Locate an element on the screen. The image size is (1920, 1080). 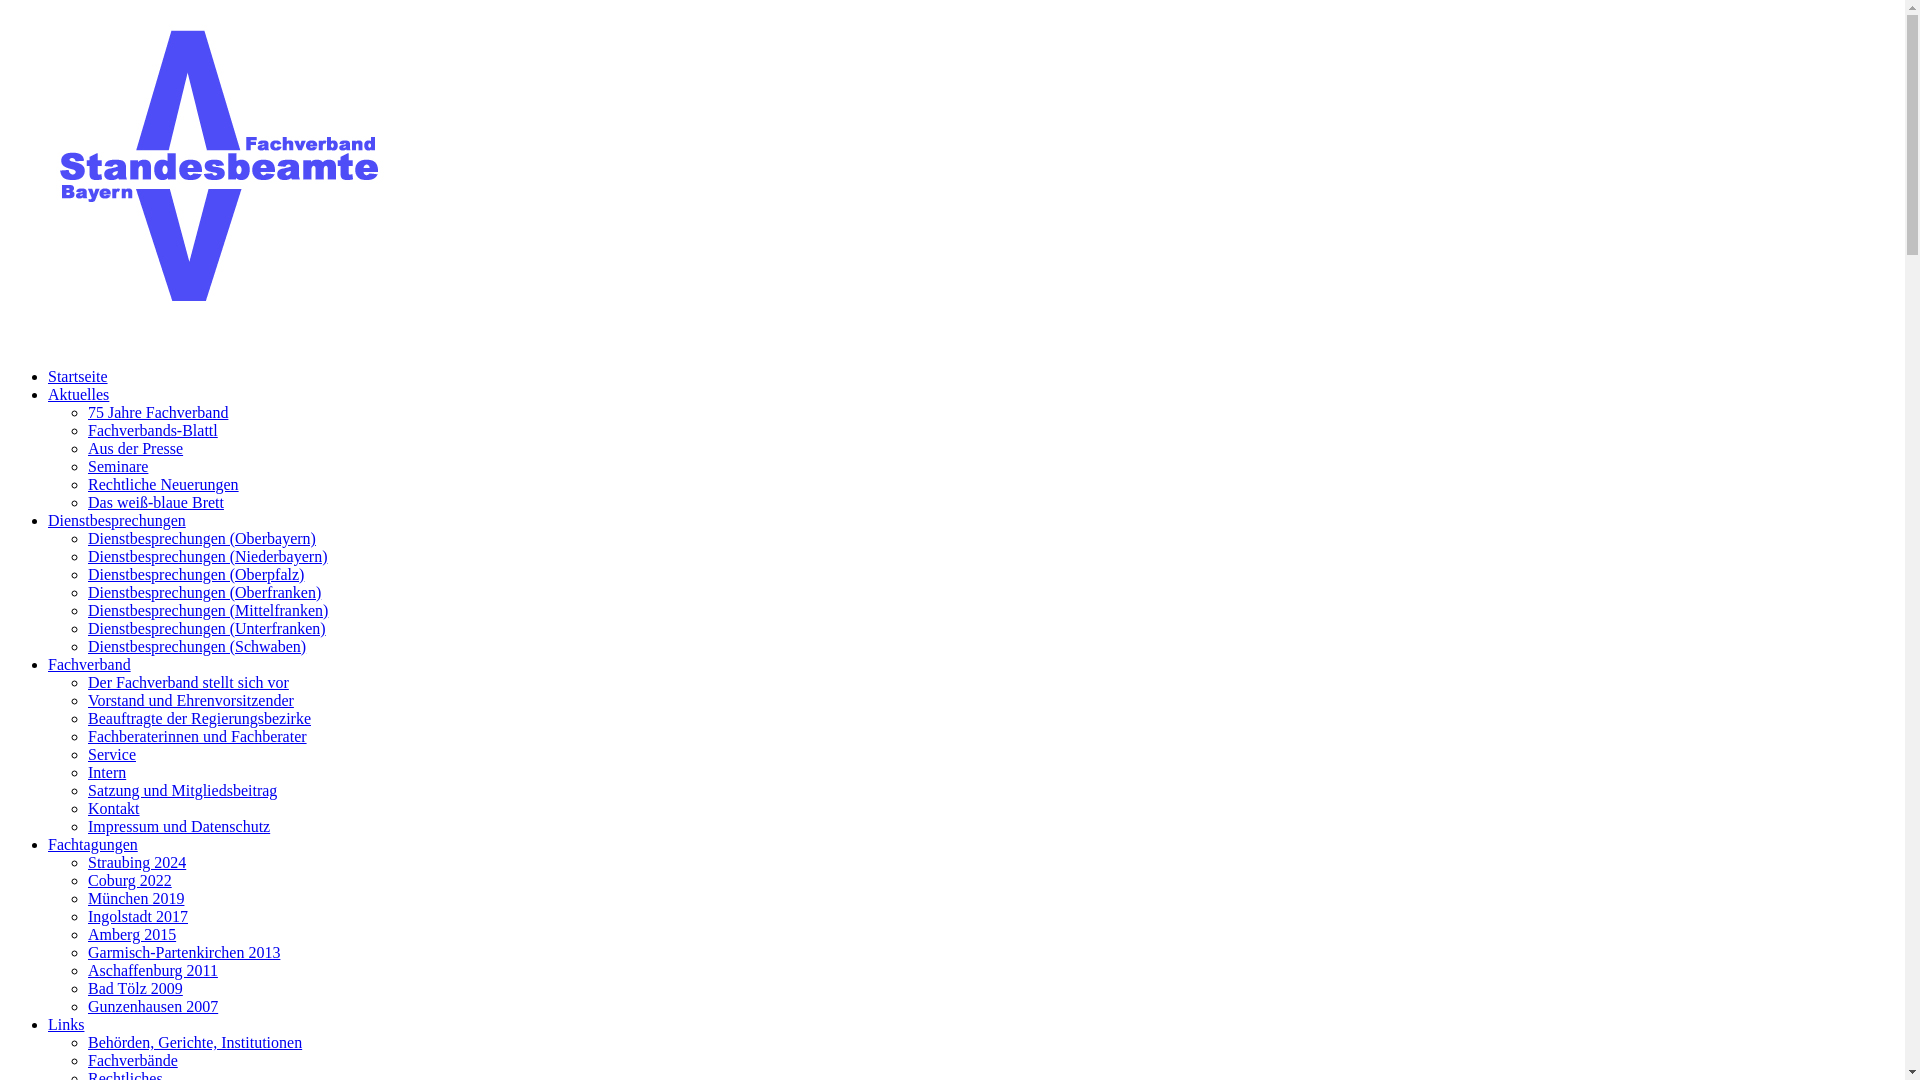
'Aschaffenburg 2011' is located at coordinates (152, 969).